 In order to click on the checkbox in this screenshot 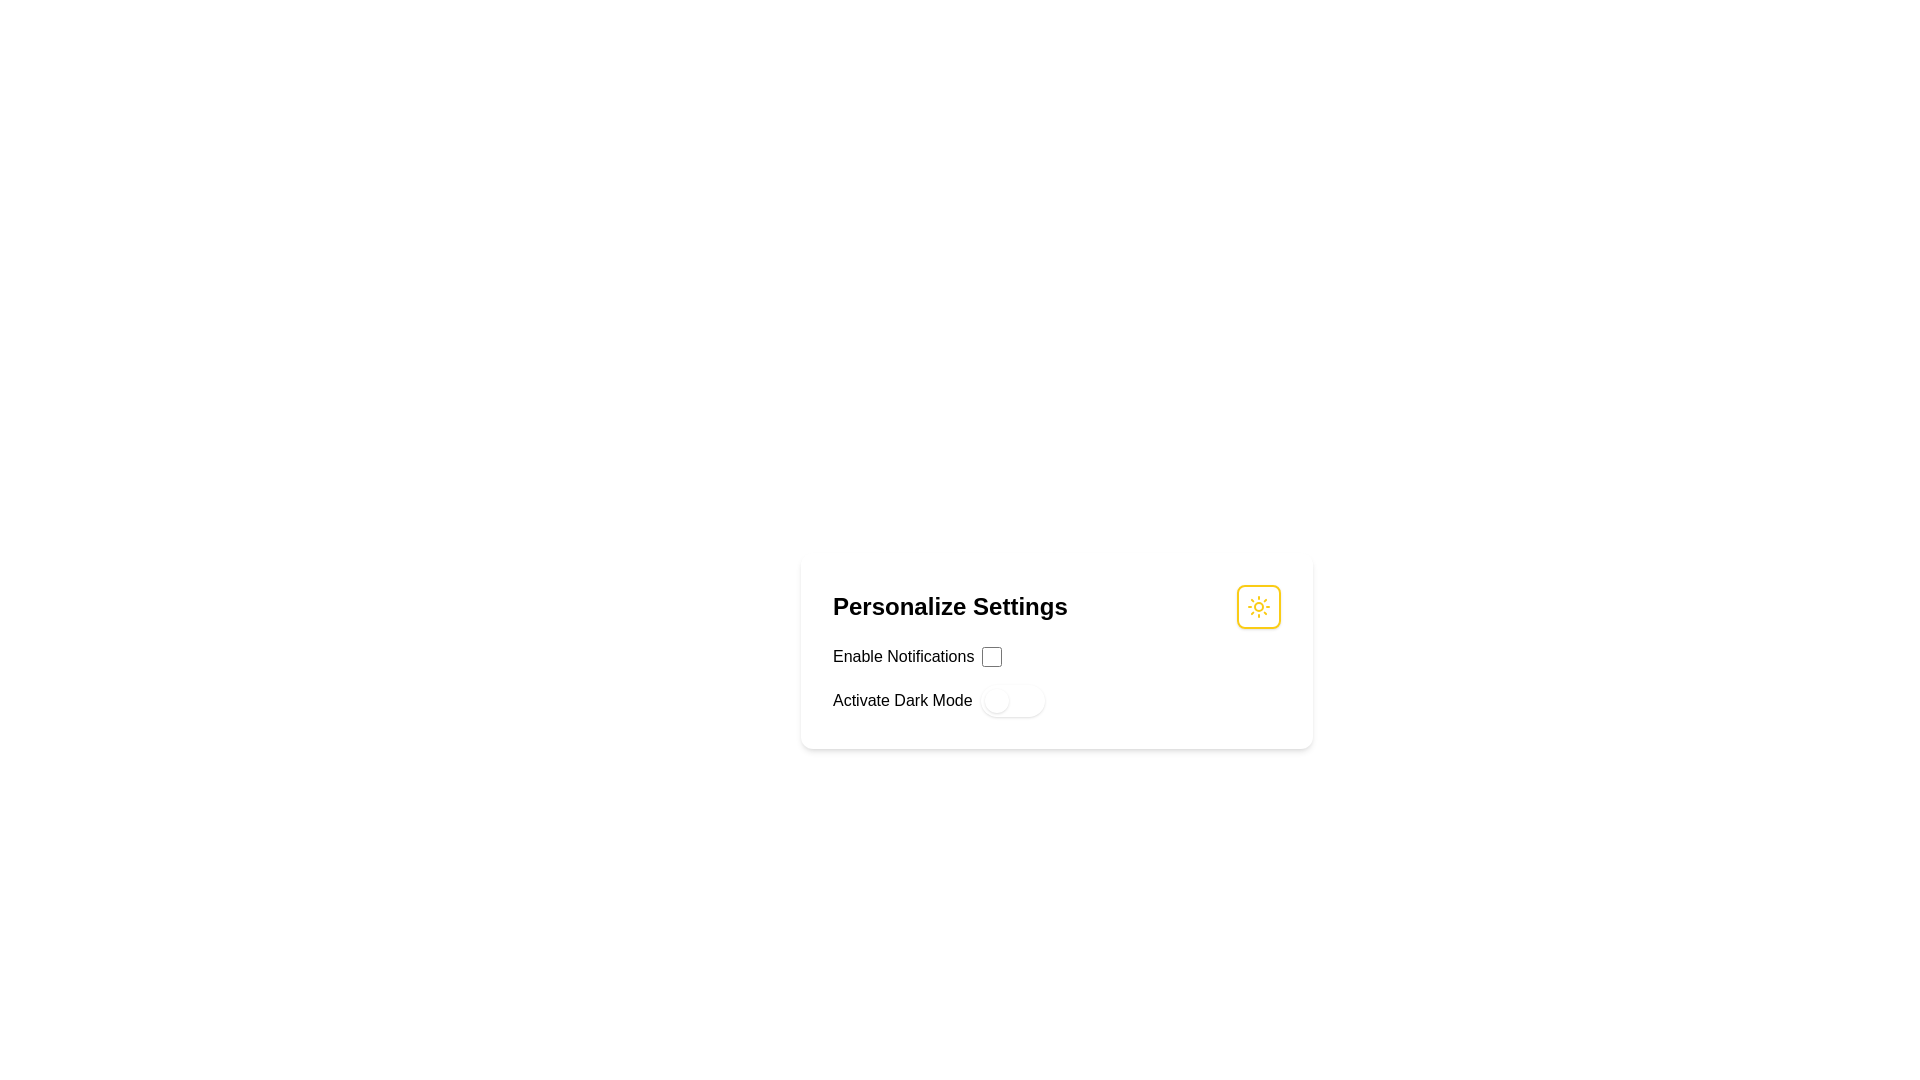, I will do `click(992, 656)`.